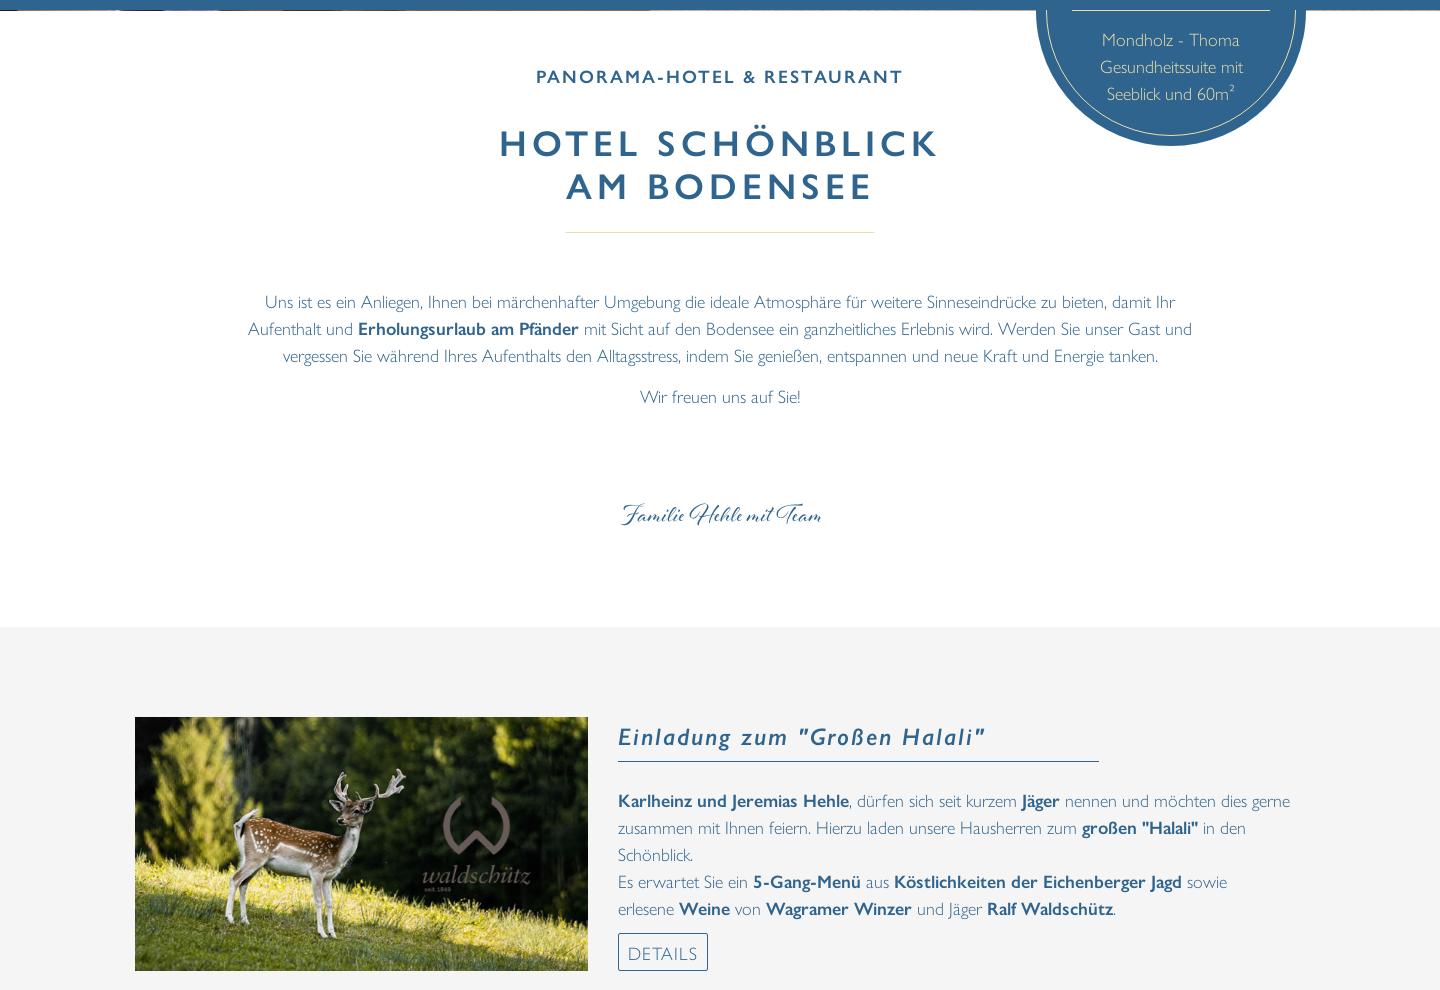 This screenshot has width=1440, height=990. Describe the element at coordinates (719, 182) in the screenshot. I see `'am Bodensee'` at that location.